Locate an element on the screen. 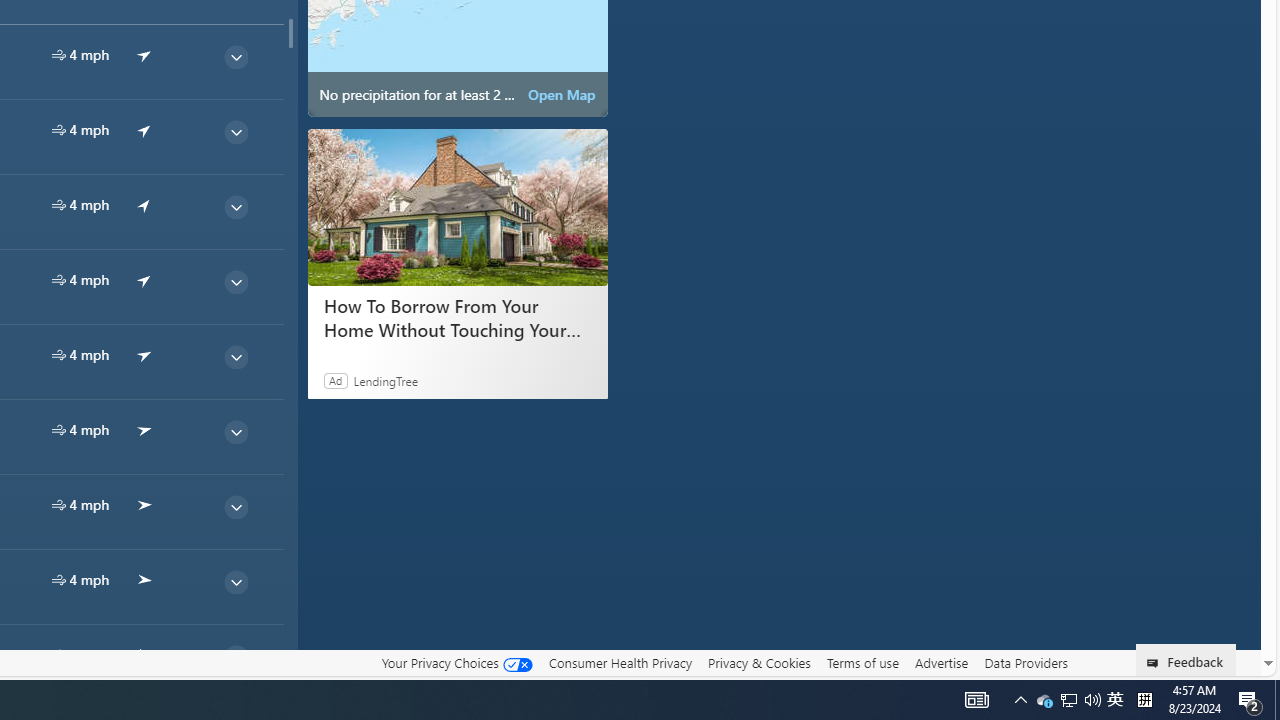 The width and height of the screenshot is (1280, 720). 'Data Providers' is located at coordinates (1025, 663).